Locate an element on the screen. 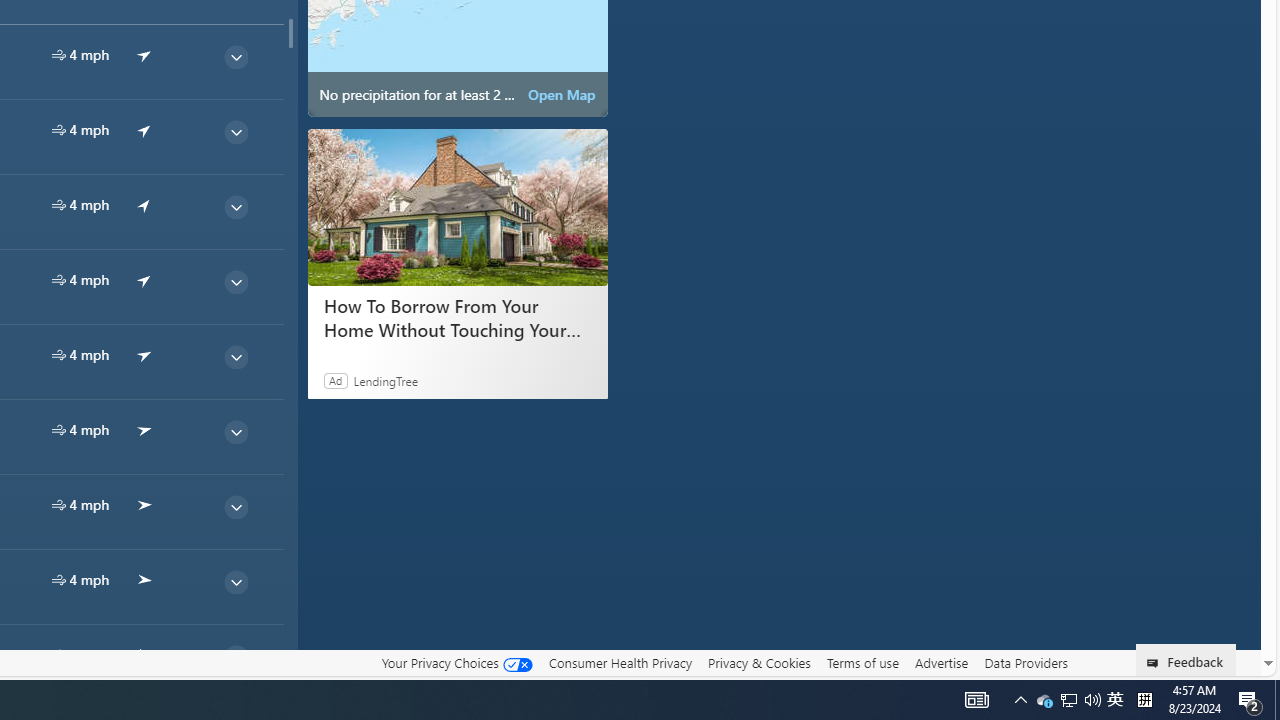 The width and height of the screenshot is (1280, 720). 'Data Providers' is located at coordinates (1025, 663).